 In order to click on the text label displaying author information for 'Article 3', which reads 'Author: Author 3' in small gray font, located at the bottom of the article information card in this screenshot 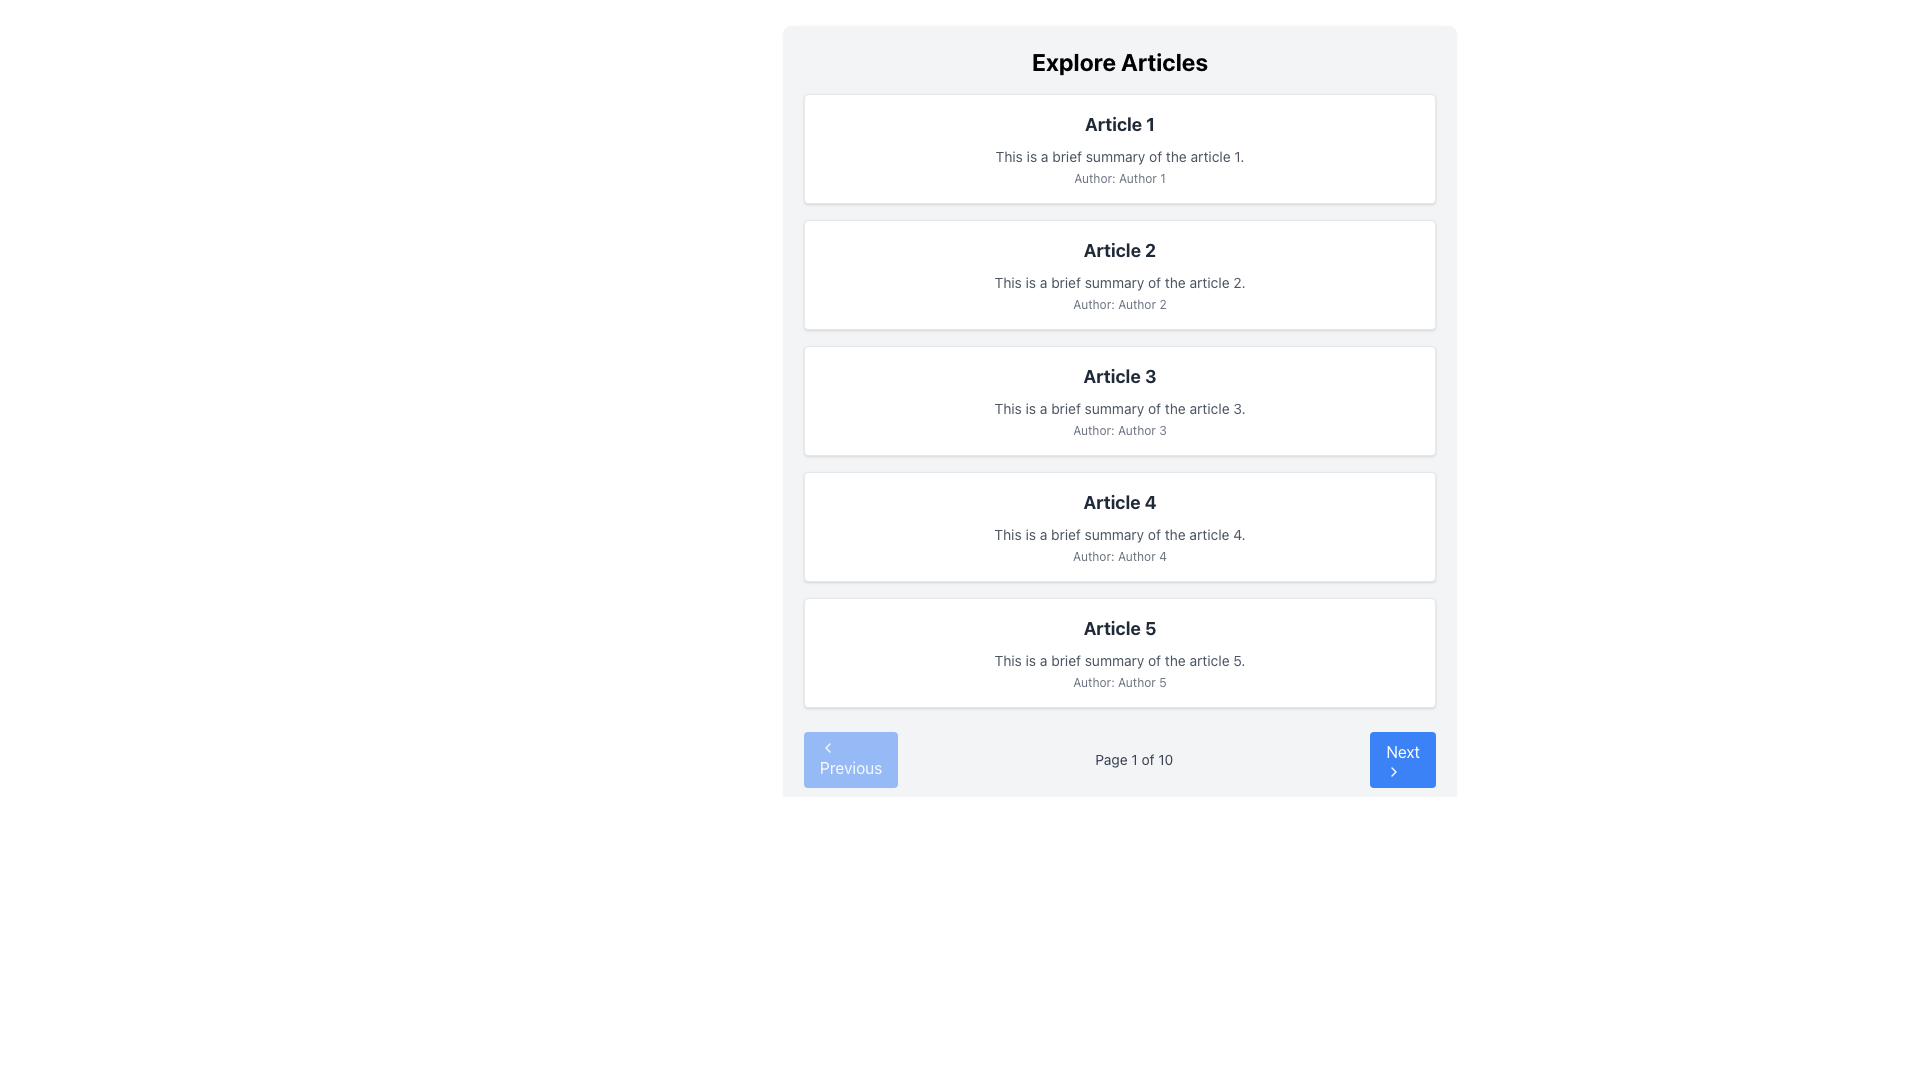, I will do `click(1118, 430)`.